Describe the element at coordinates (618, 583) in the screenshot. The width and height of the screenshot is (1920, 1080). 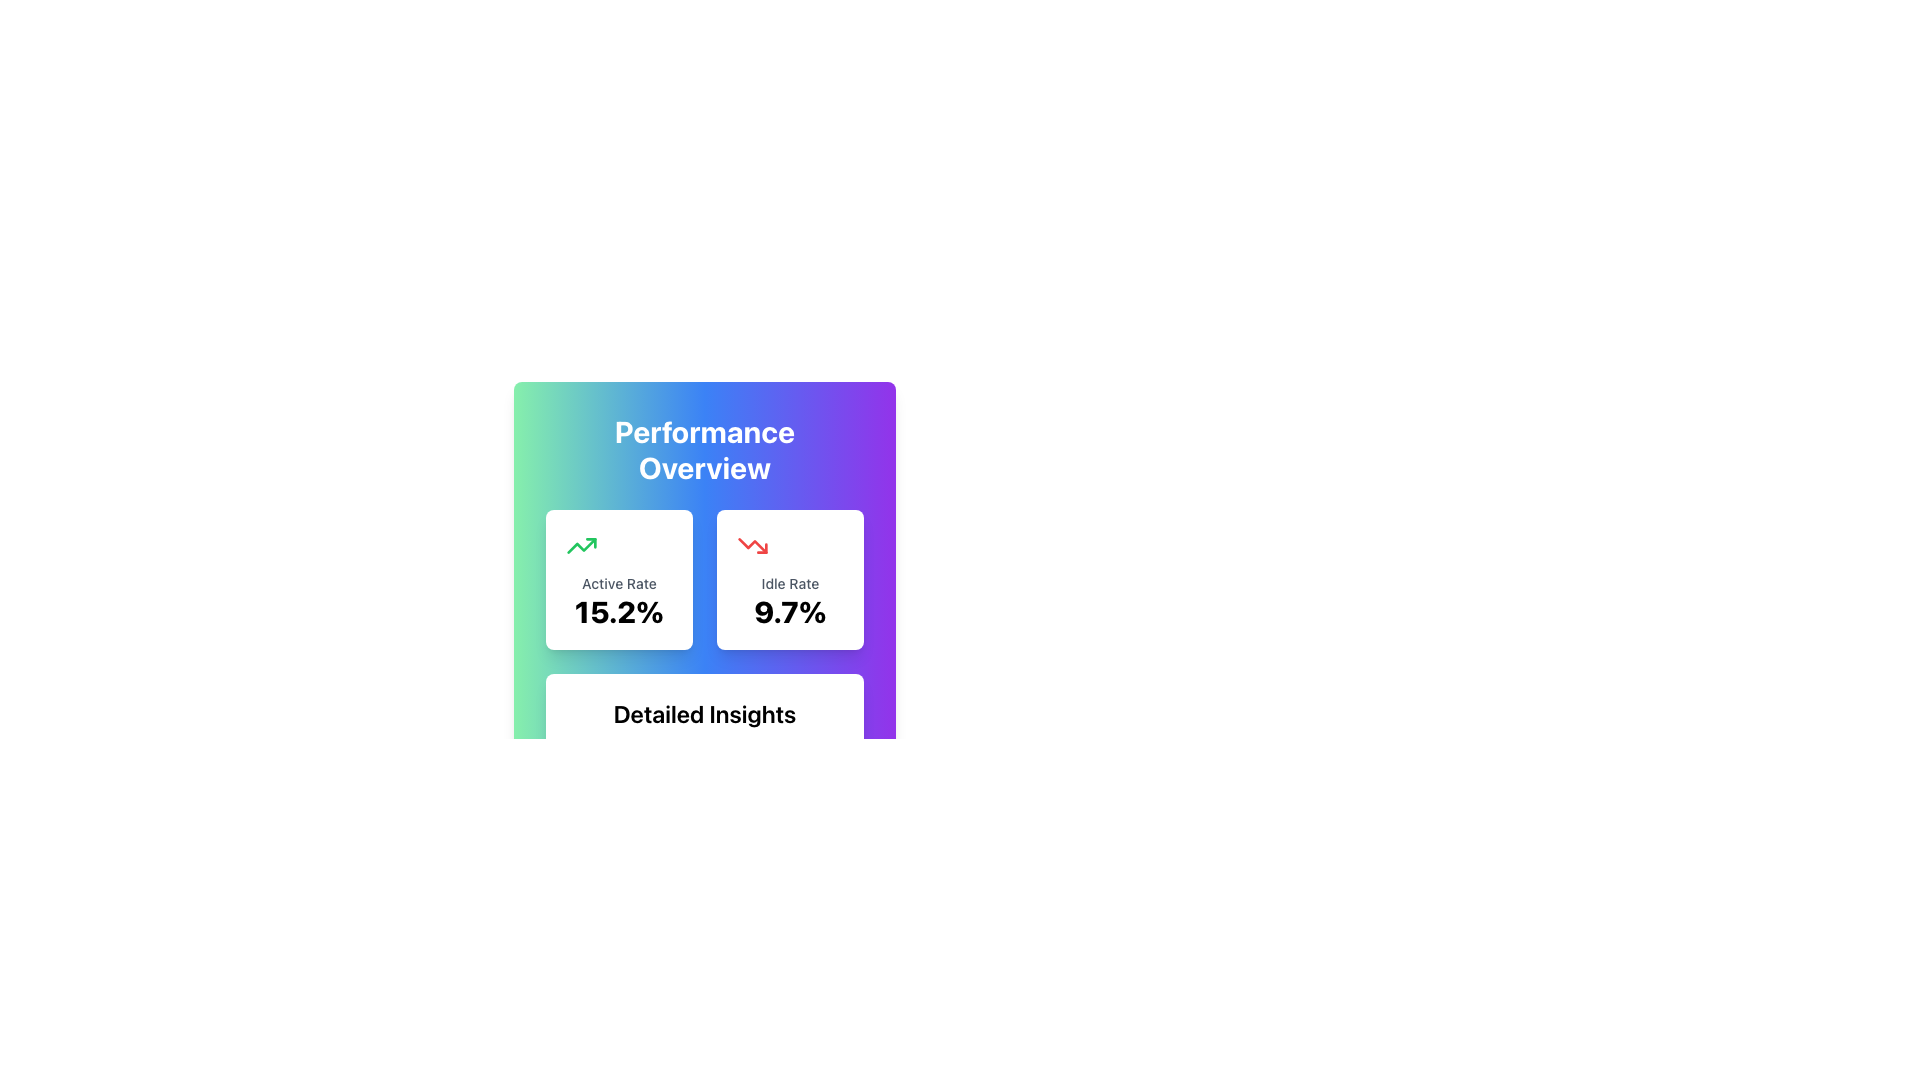
I see `the 'Active Rate' text label displayed in medium-sized gray font, which is centrally located above the '15.2%' statistic and below a green trending-upward arrow icon` at that location.